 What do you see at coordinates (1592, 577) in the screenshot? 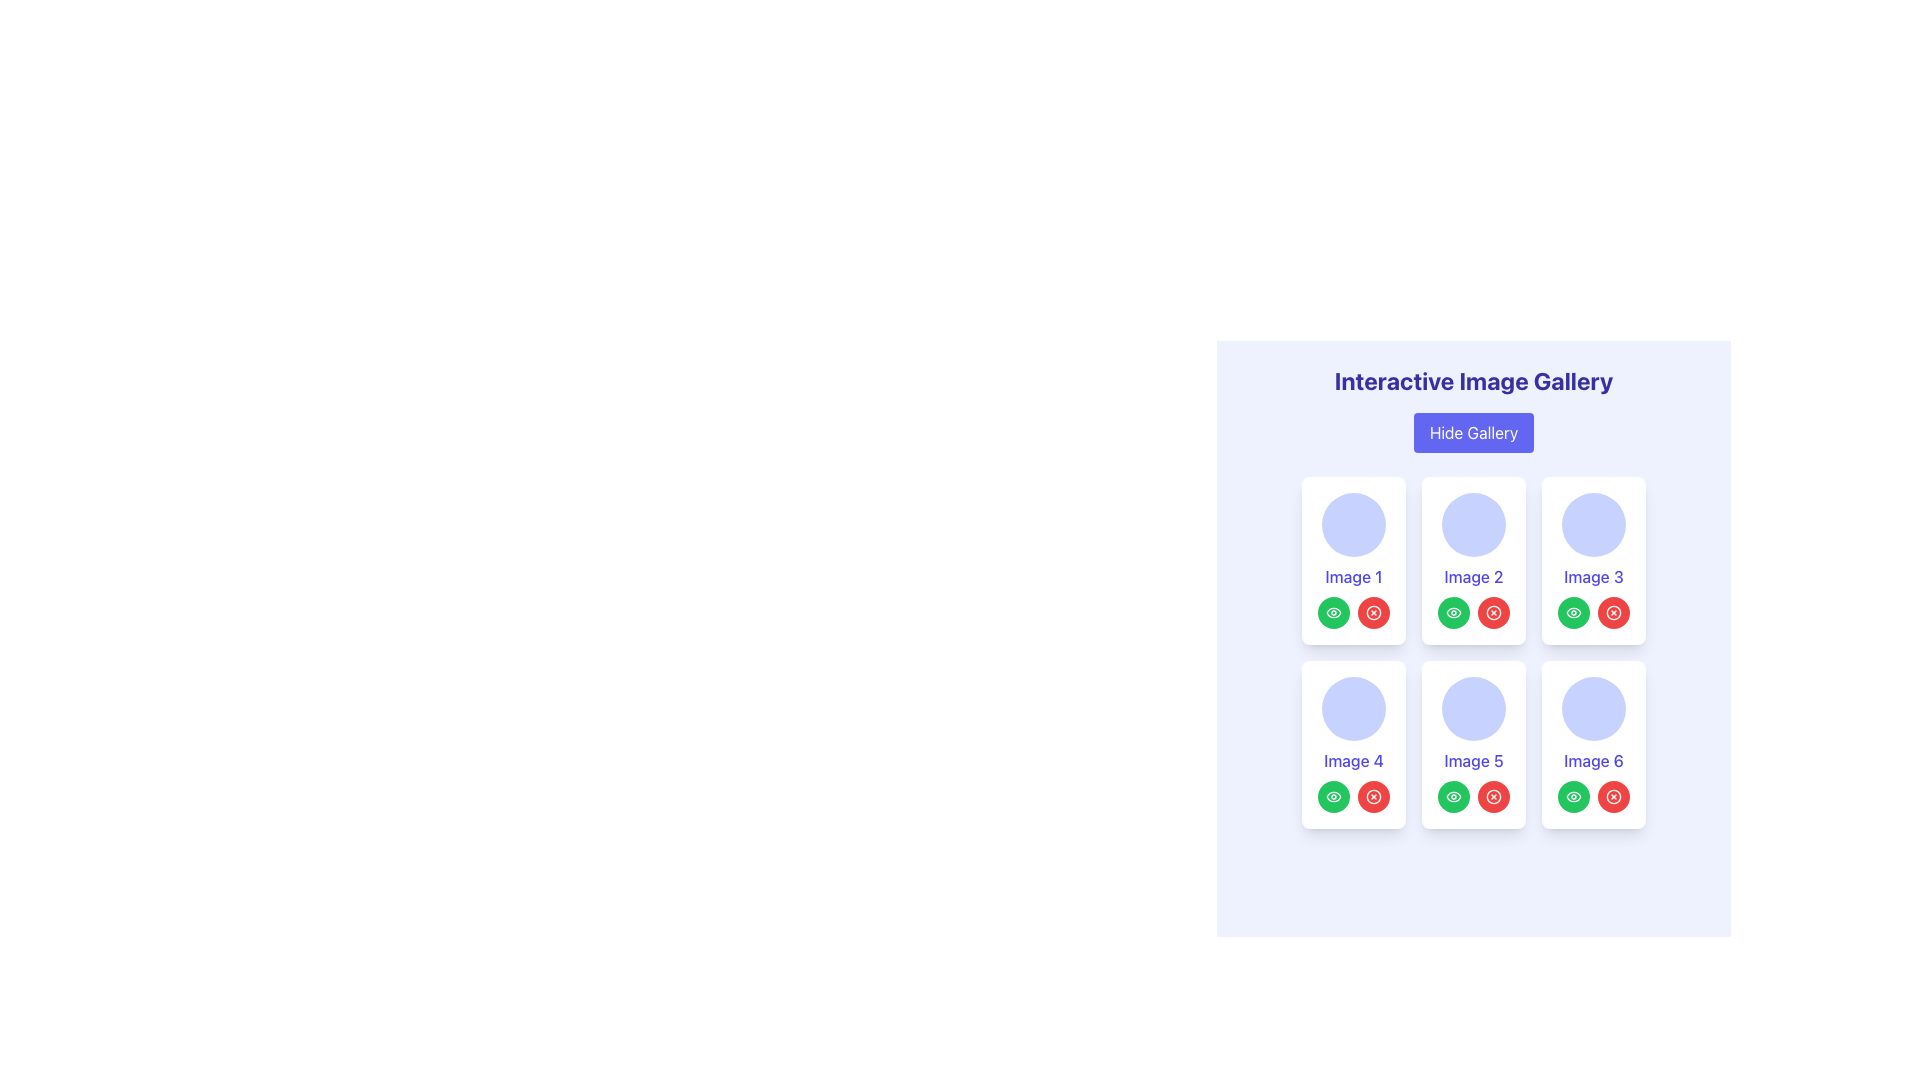
I see `the label for 'Image 3', which is located at the bottom center of its card, serving as its title and situated below the circular image placeholder` at bounding box center [1592, 577].